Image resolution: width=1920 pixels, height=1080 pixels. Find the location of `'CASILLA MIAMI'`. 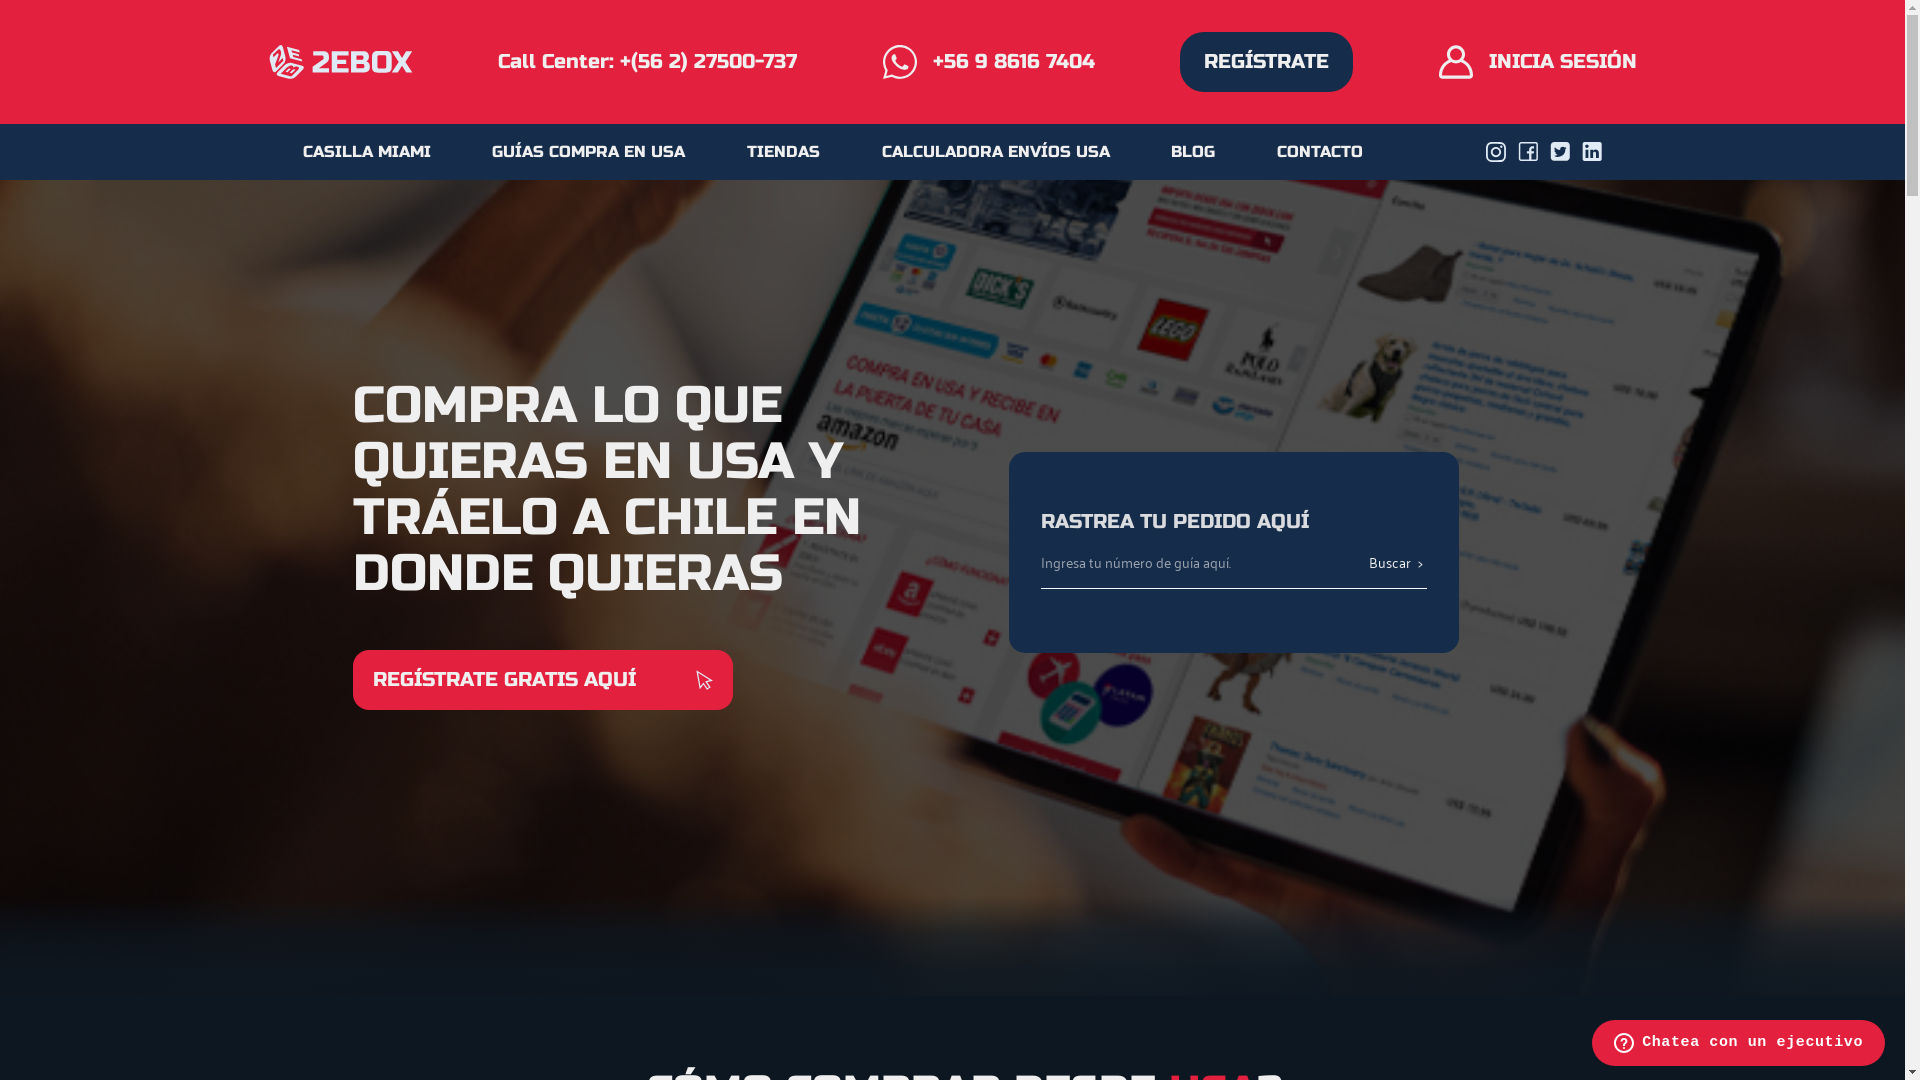

'CASILLA MIAMI' is located at coordinates (365, 150).